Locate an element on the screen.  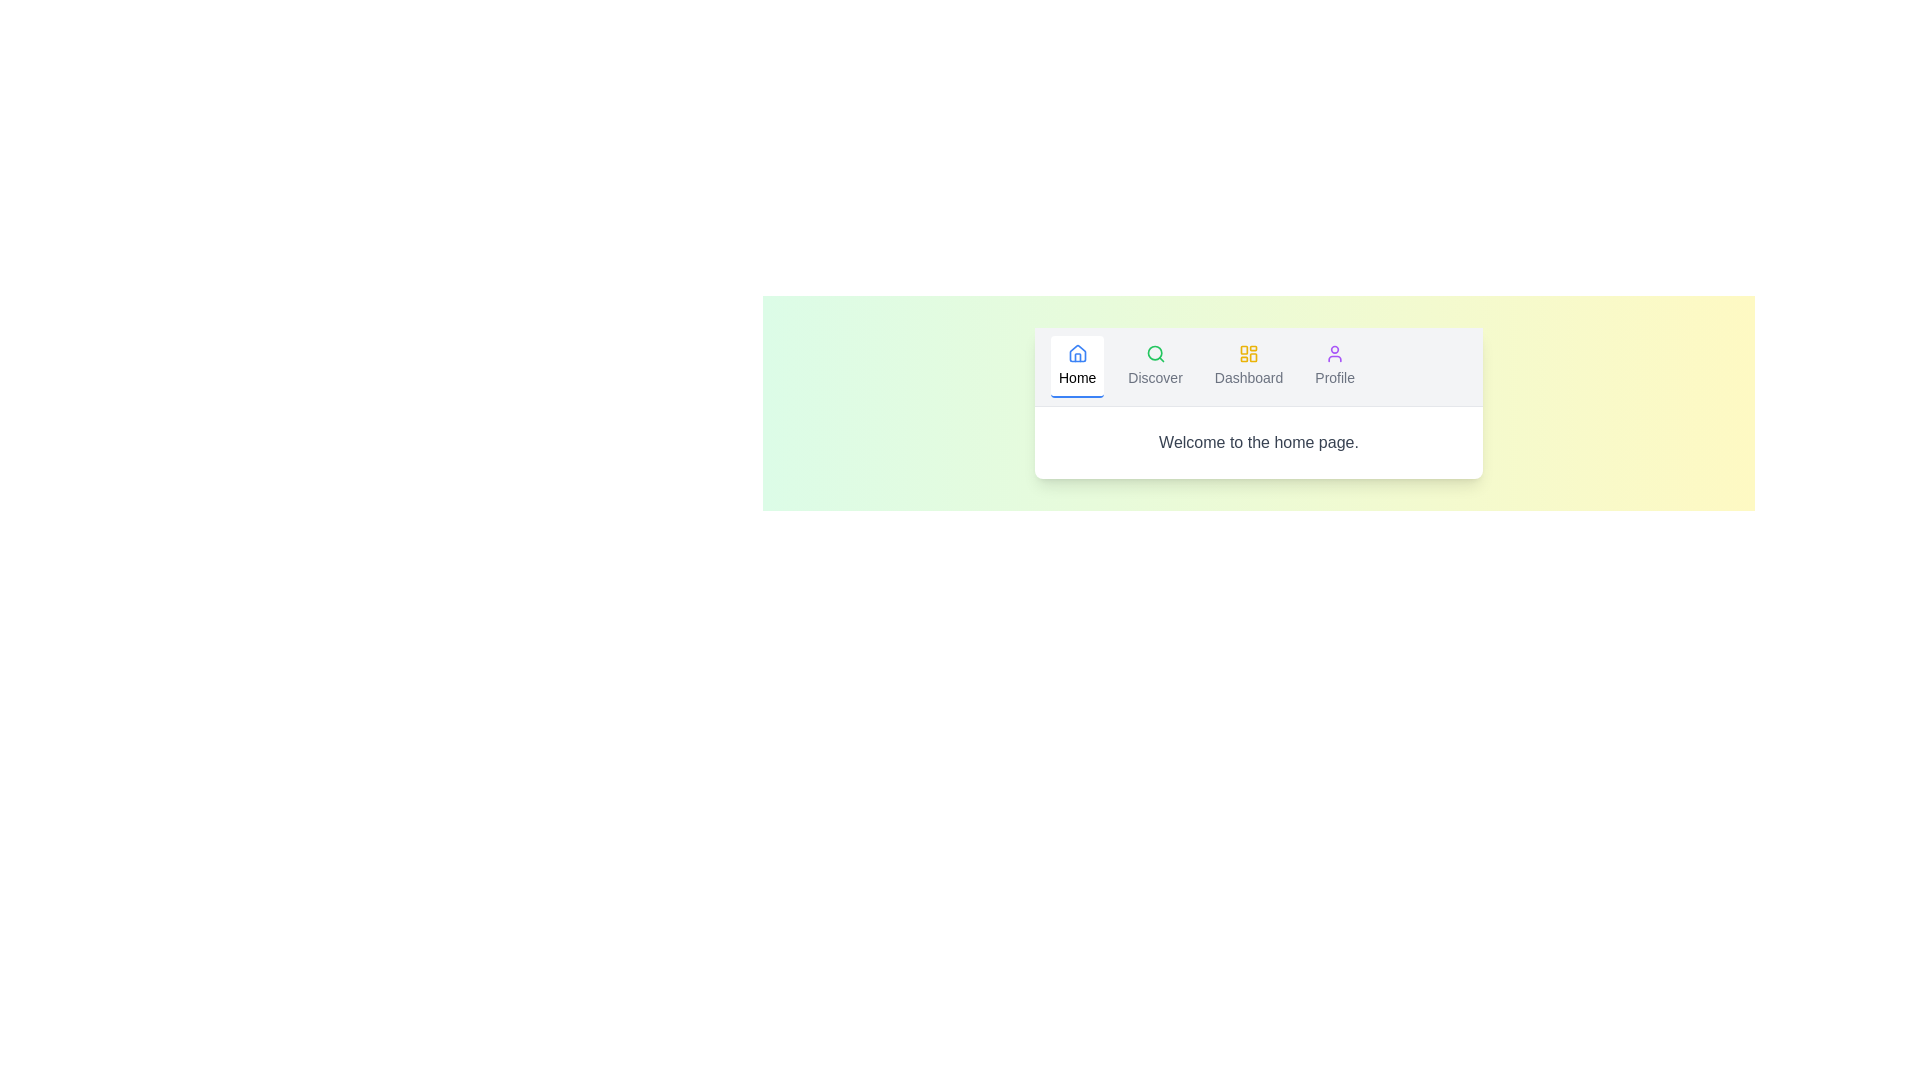
the Dashboard tab to display its content is located at coordinates (1248, 366).